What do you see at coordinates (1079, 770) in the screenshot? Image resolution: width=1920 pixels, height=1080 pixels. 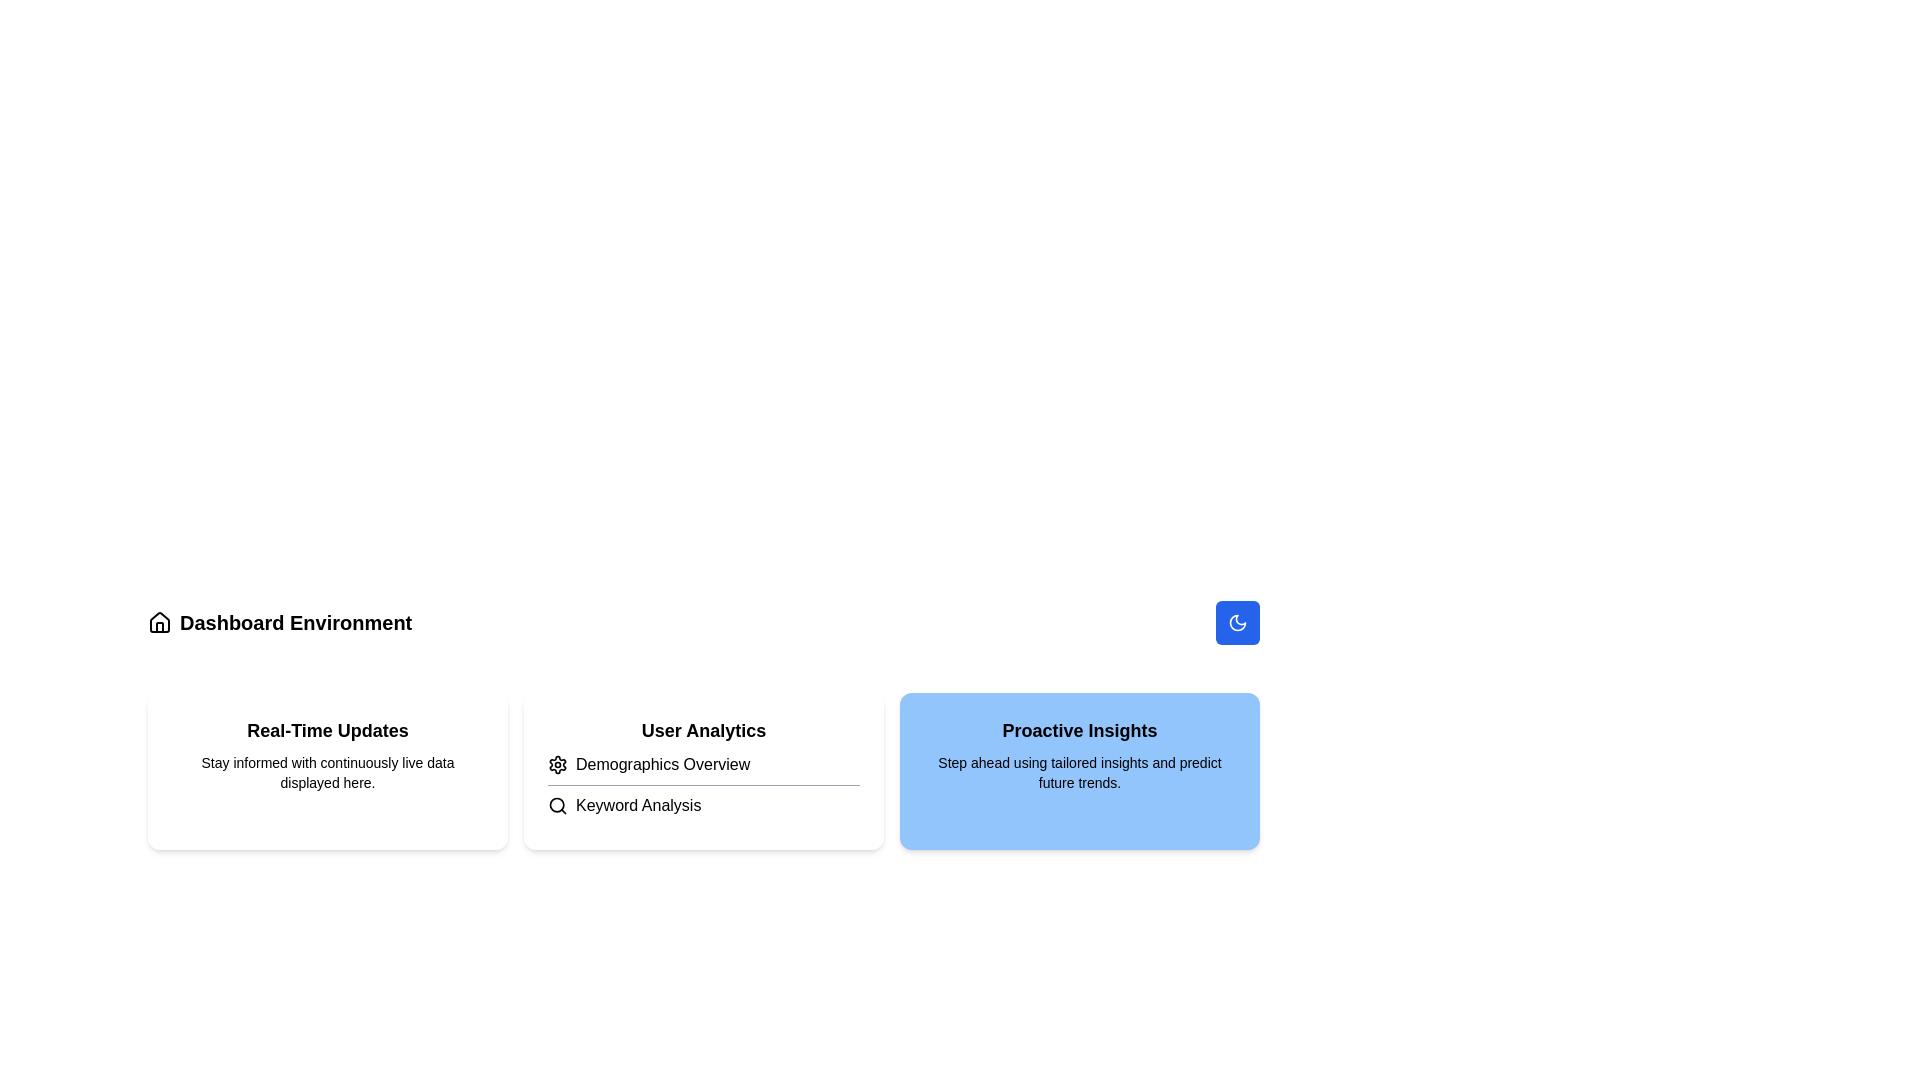 I see `content inside the informational card titled 'Proactive Insights' which is located in the lower region of the interface, specifically as the third item in a three-column grid layout` at bounding box center [1079, 770].